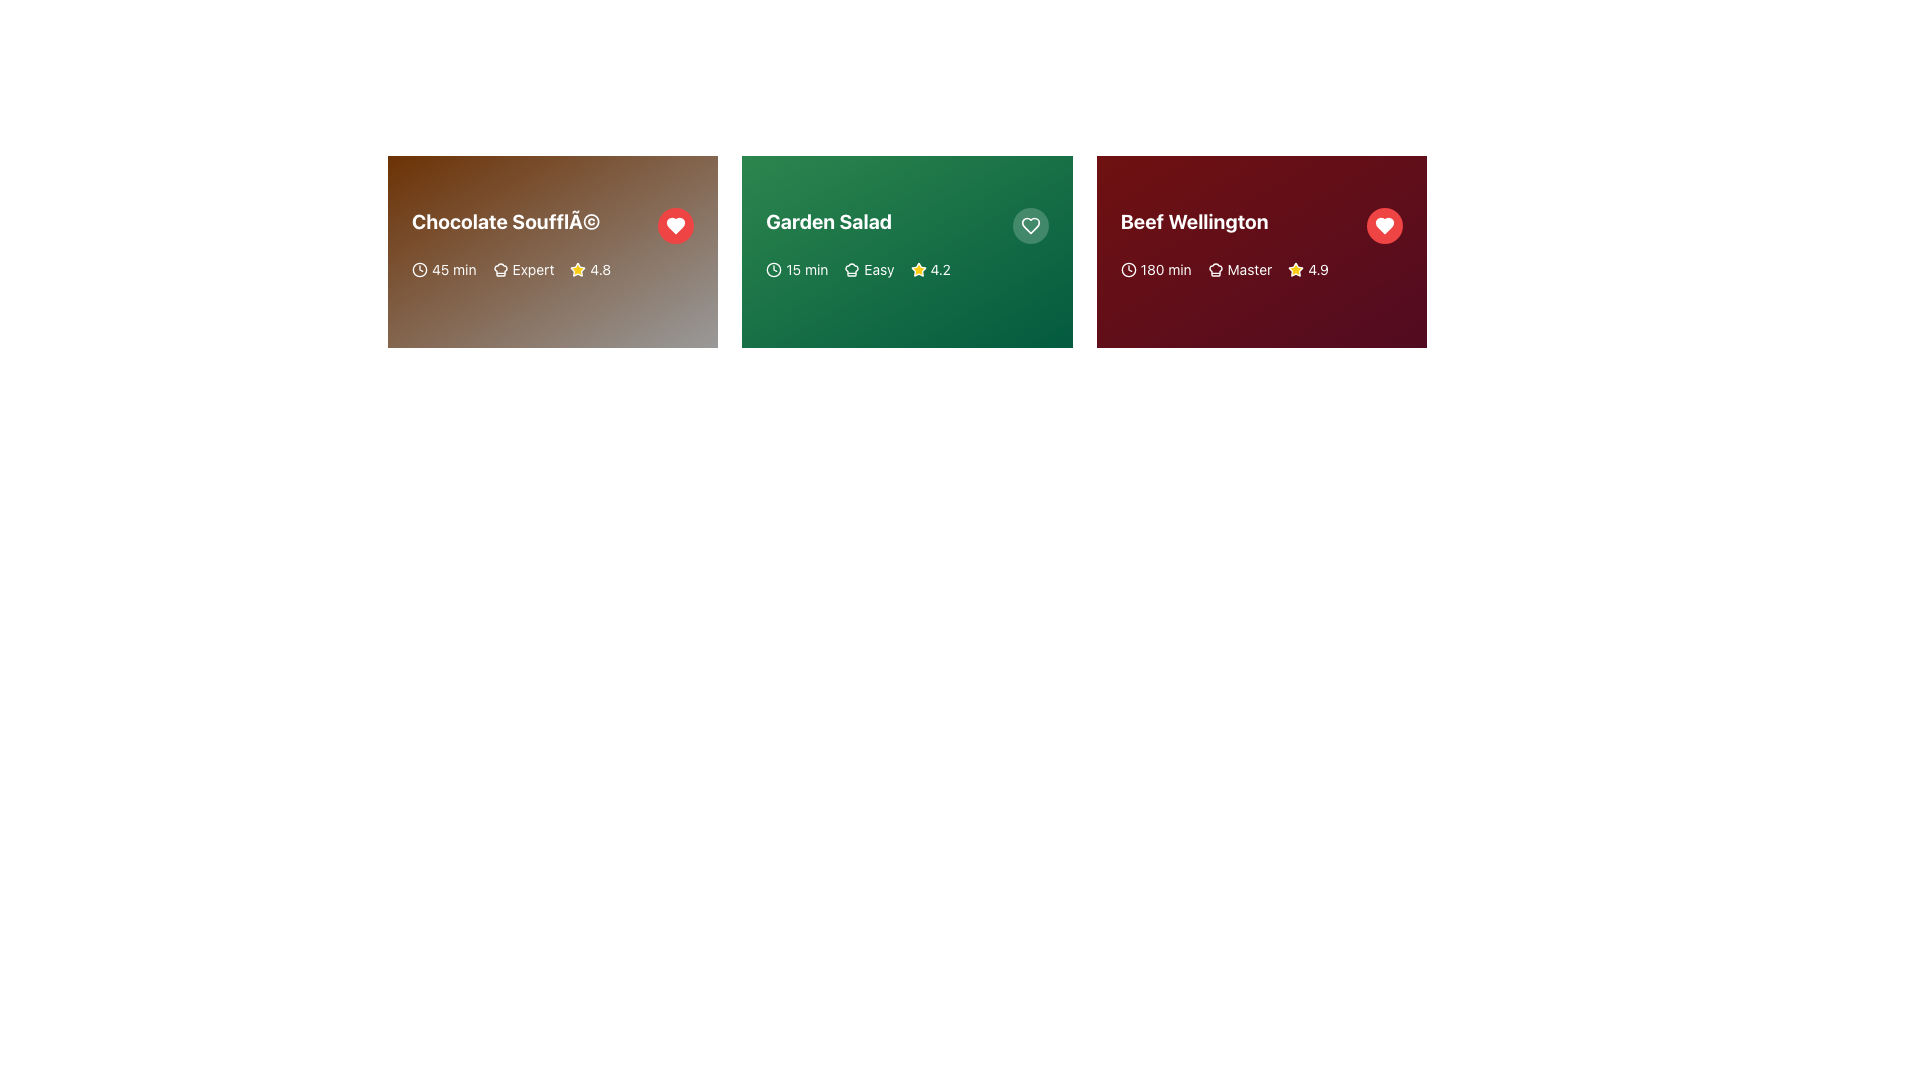  I want to click on the 'Garden Salad' header text element, which is styled in bold and large font and located at the top-left corner of the green card, so click(906, 225).